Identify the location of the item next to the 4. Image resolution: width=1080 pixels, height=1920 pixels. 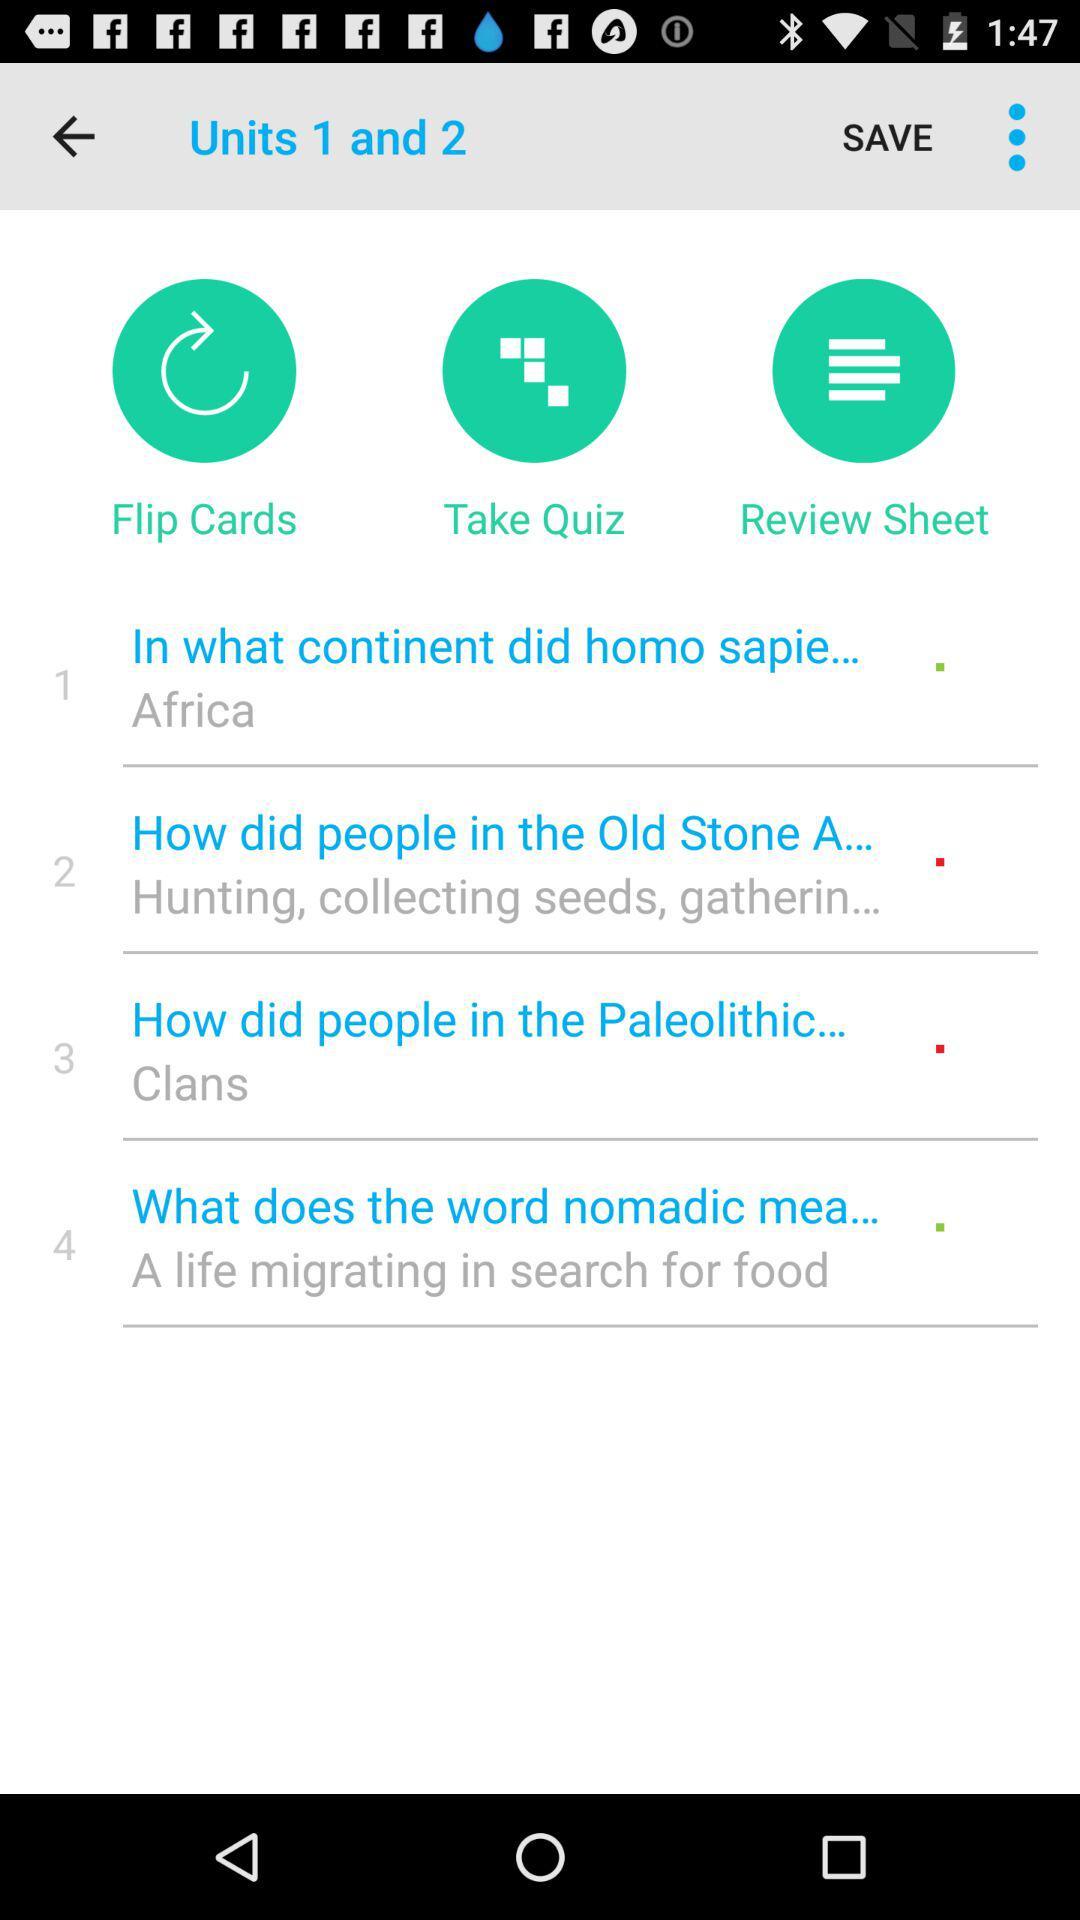
(505, 1267).